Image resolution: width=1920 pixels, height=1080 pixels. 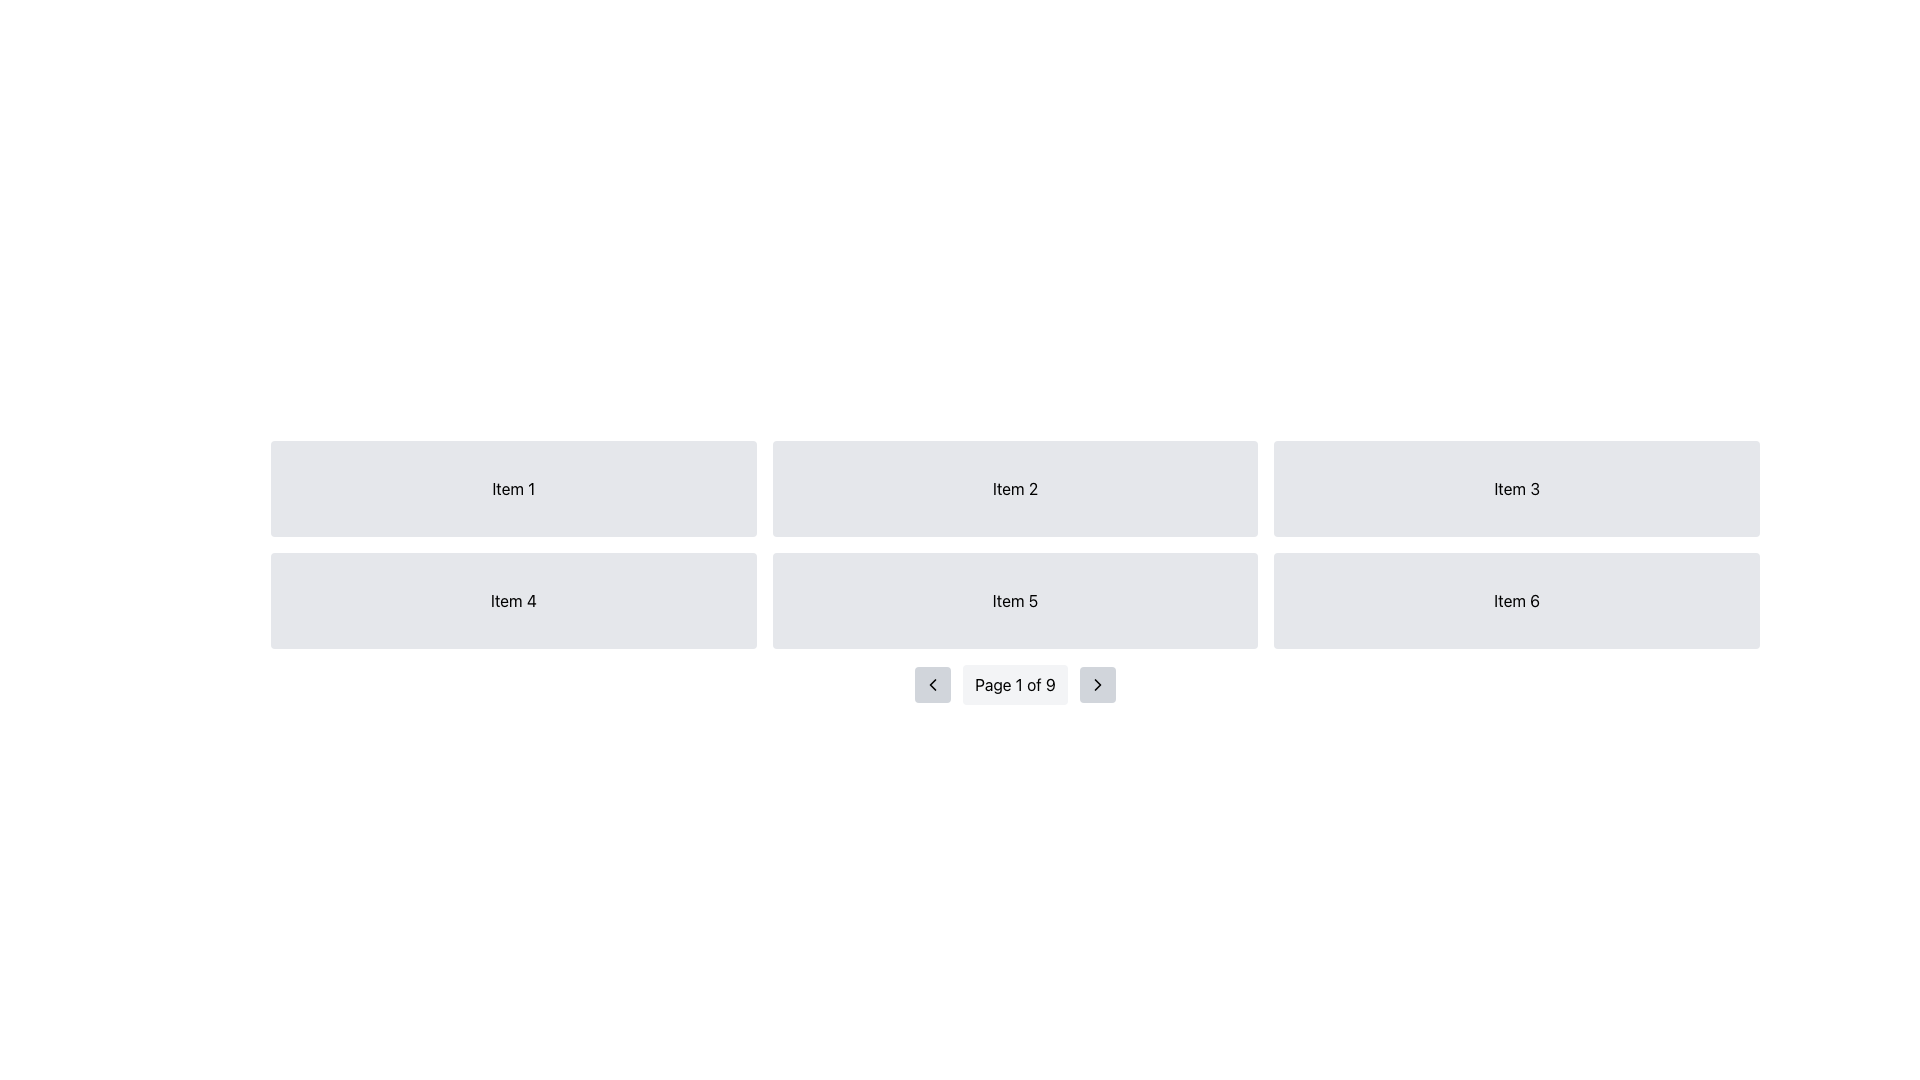 What do you see at coordinates (1015, 684) in the screenshot?
I see `the static text display that indicates the current page and total number of pages in the pagination context, located centrally in the bottom navigation section` at bounding box center [1015, 684].